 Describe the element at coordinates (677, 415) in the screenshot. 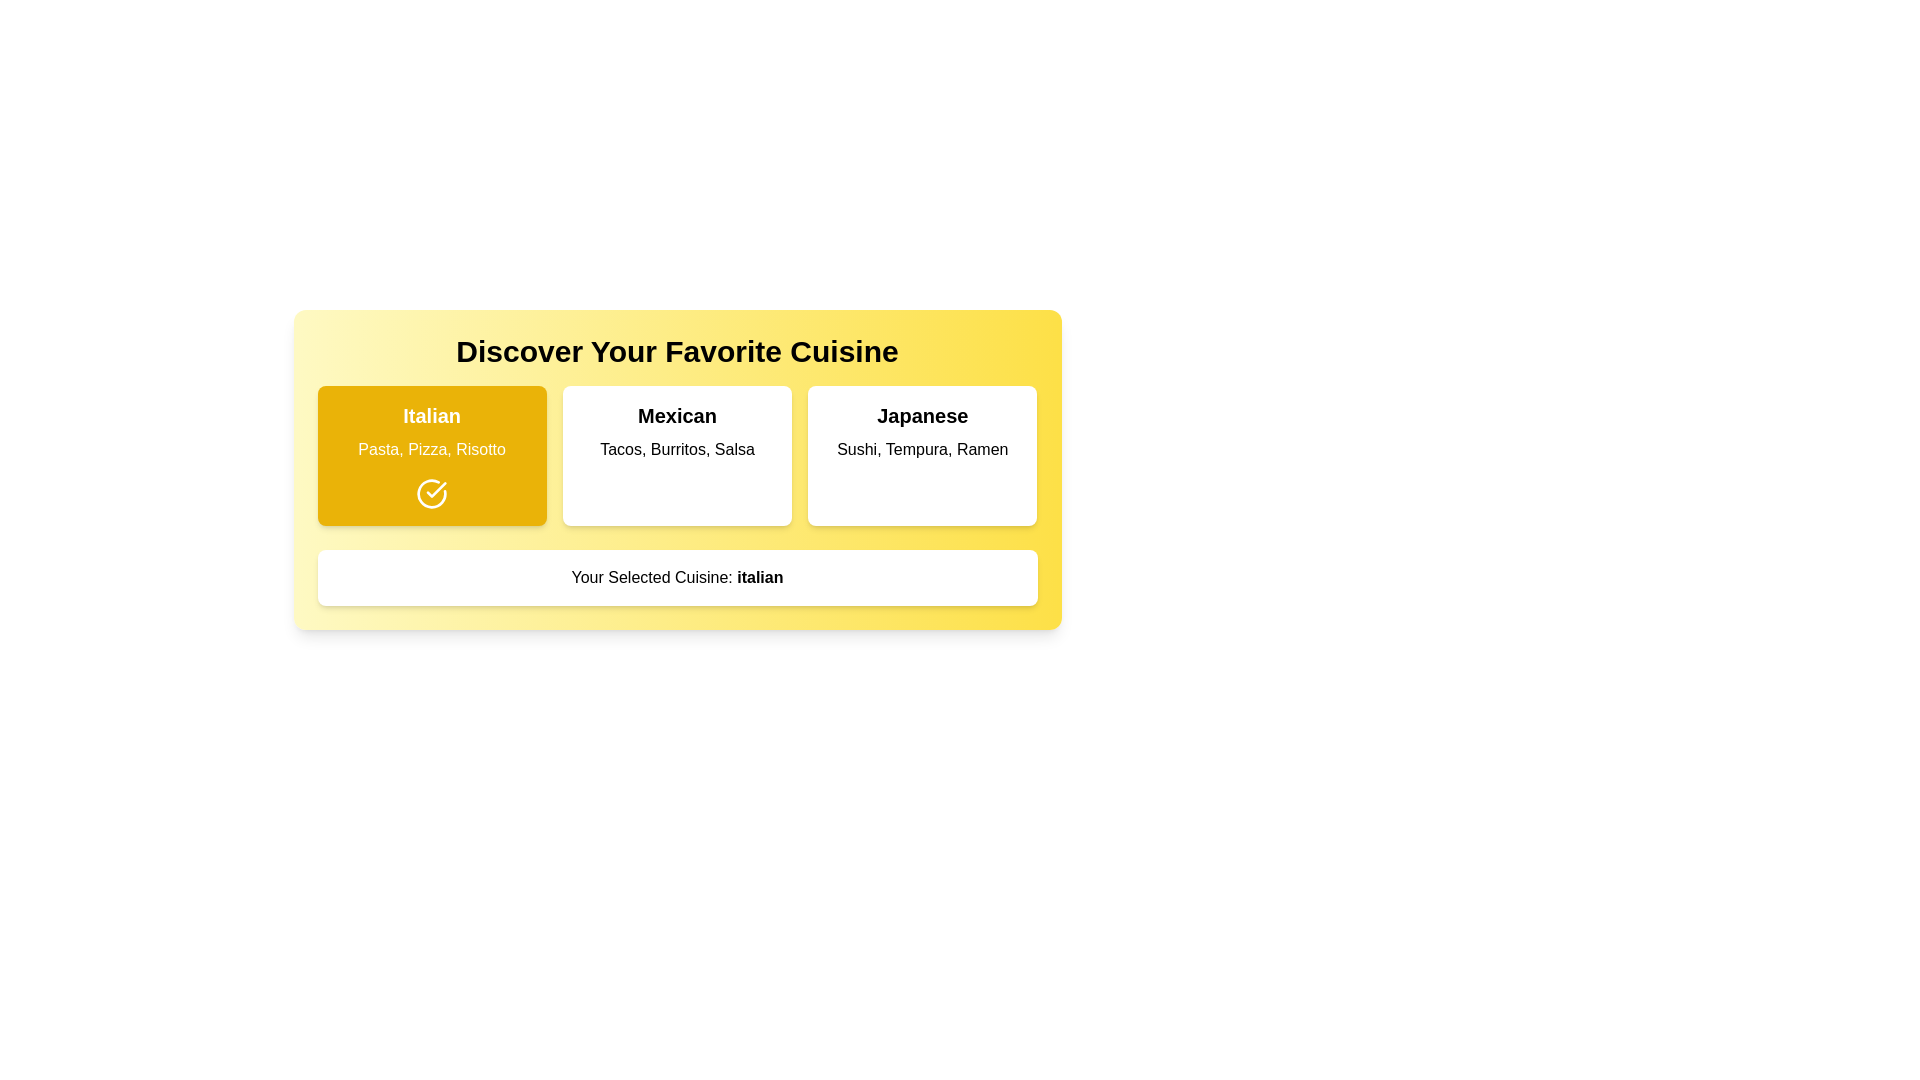

I see `Text label titled 'Mexican' which is styled in bold and larger font, located at the center of the middle block in the interface` at that location.